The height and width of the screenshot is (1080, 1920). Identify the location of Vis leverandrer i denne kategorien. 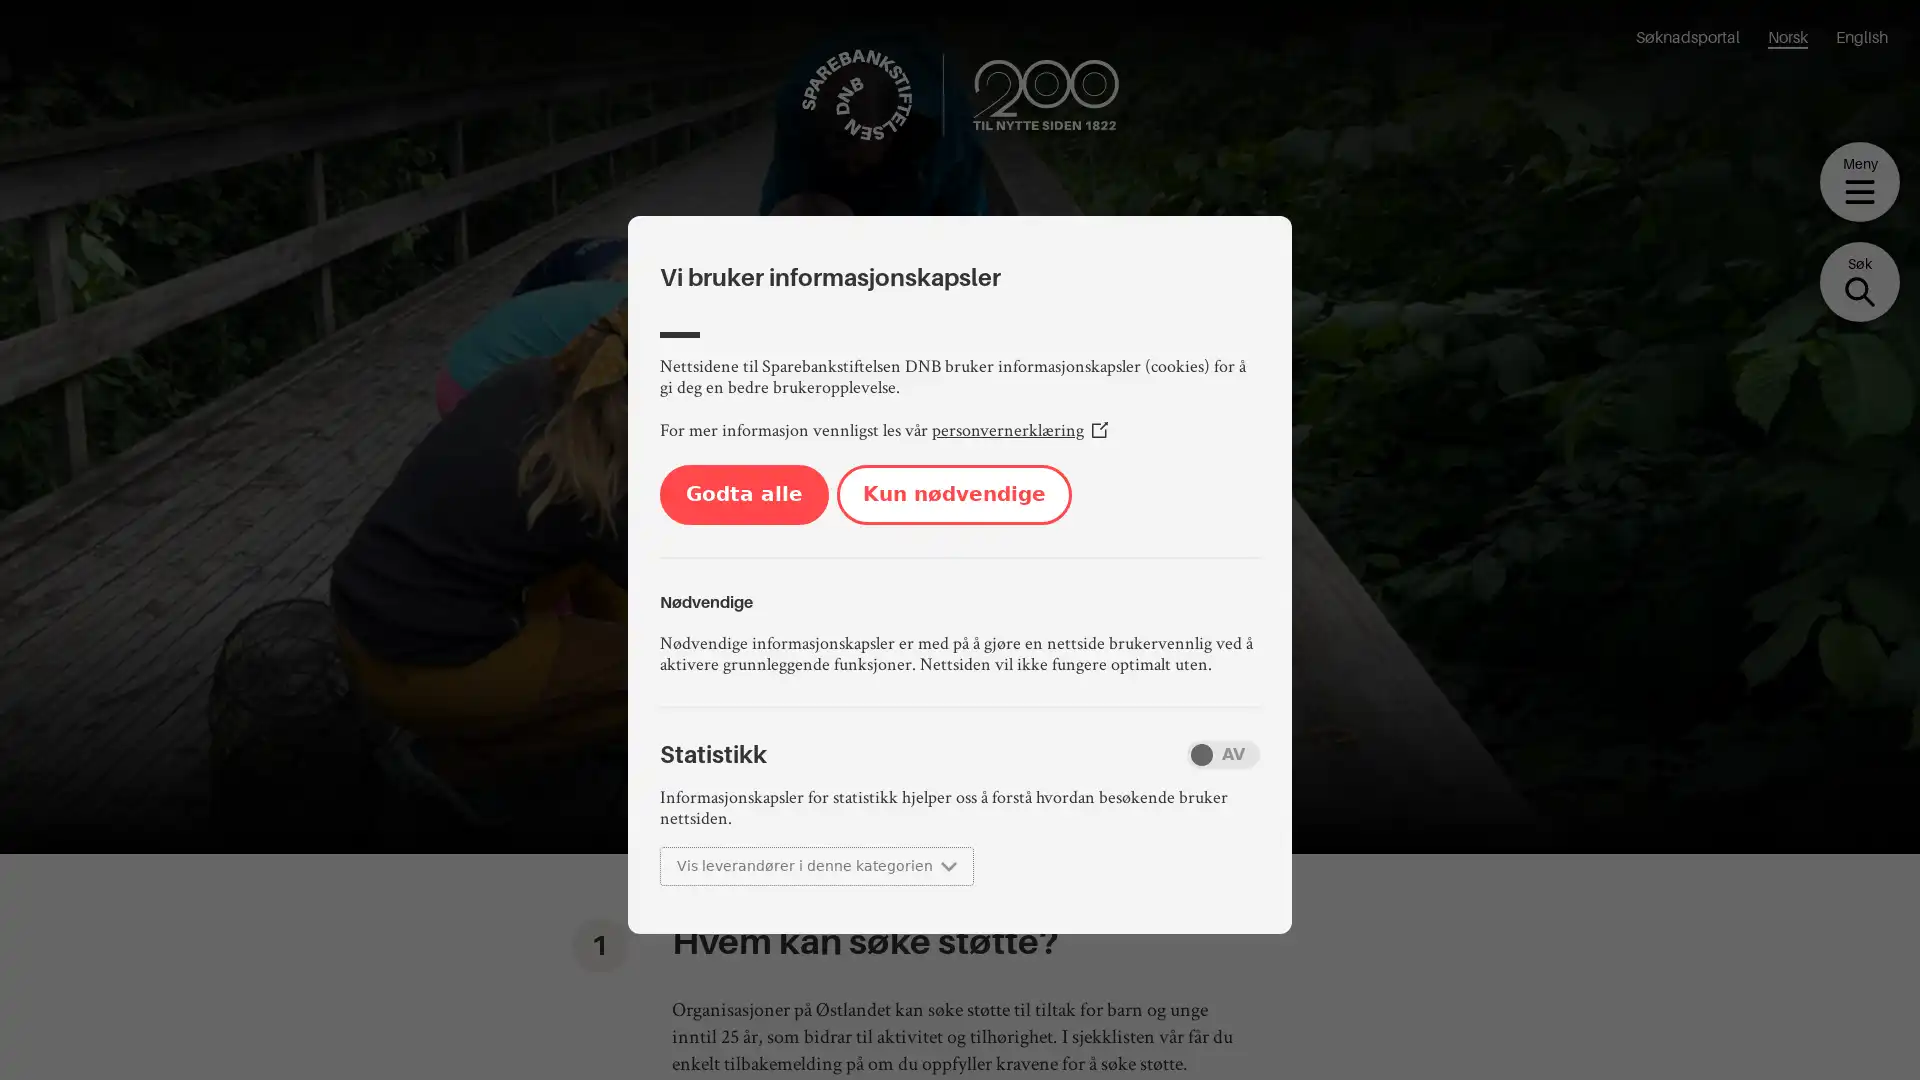
(816, 865).